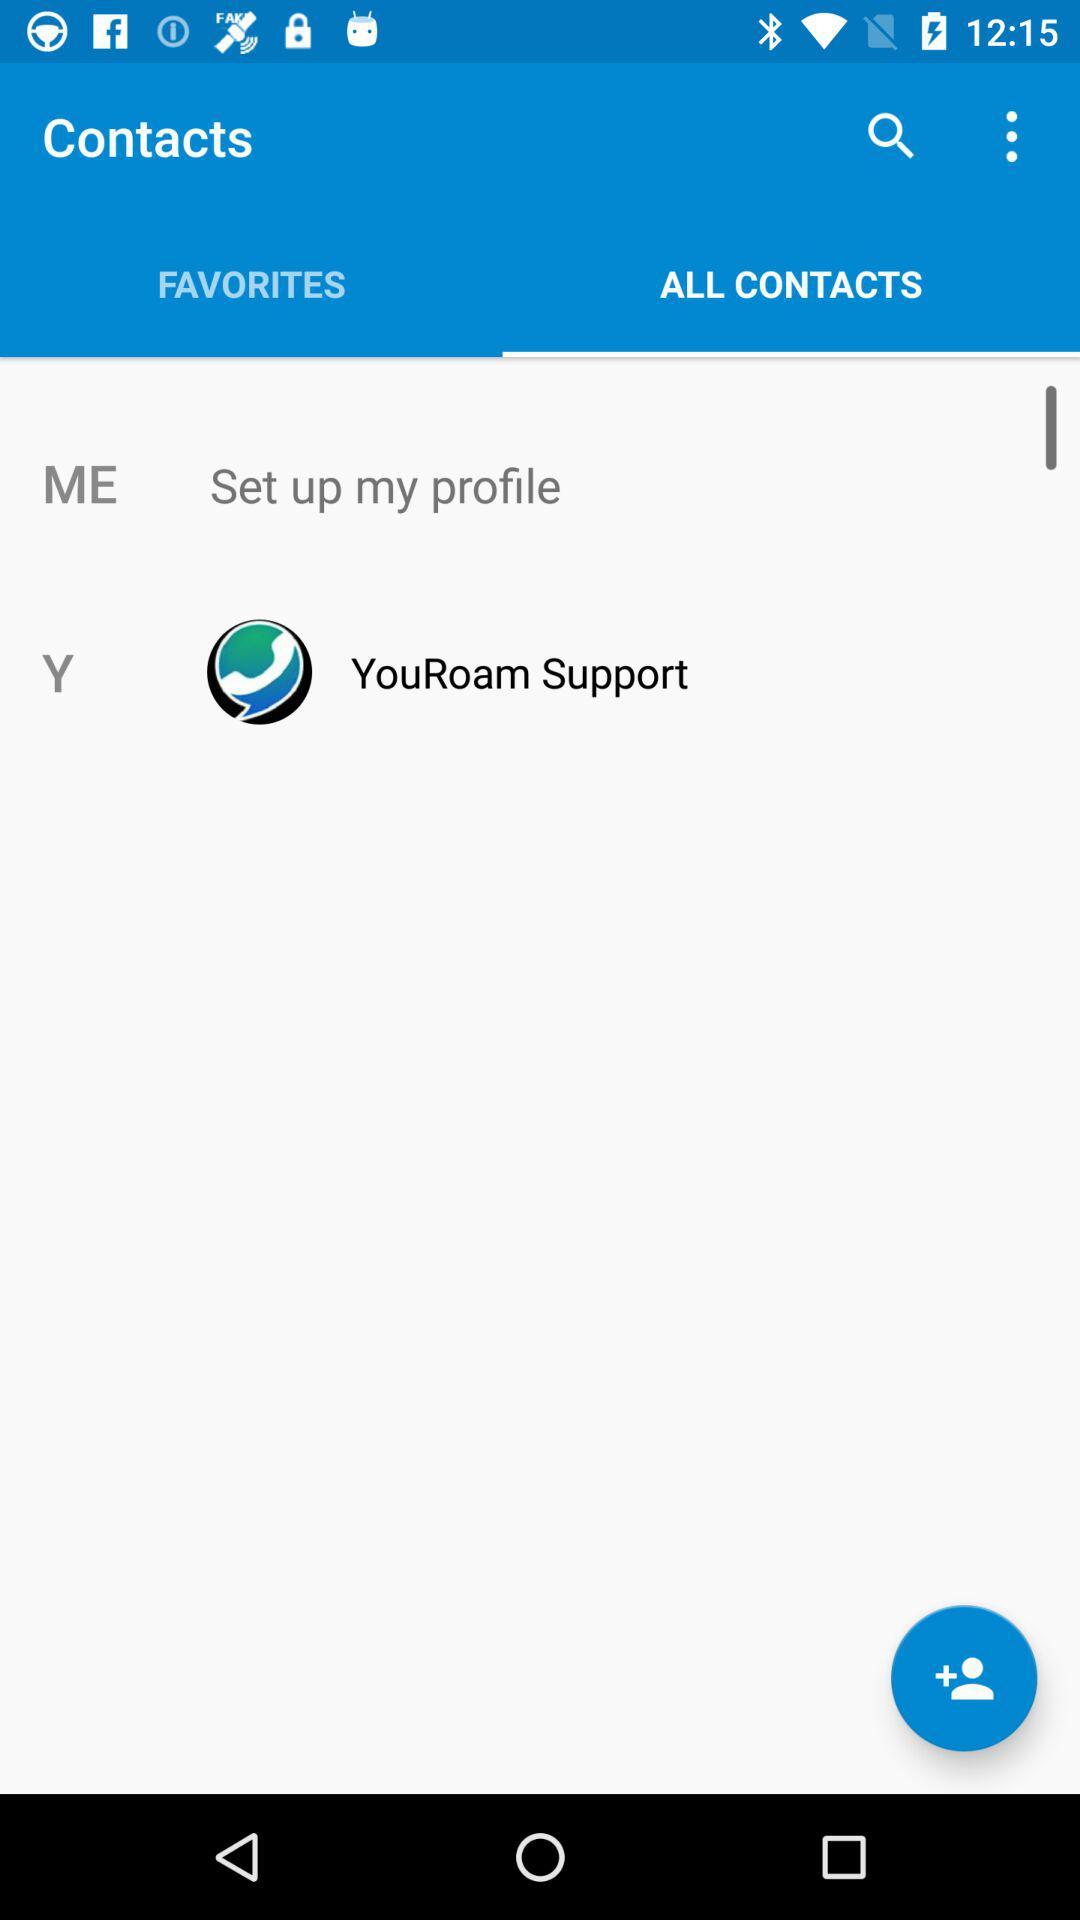 Image resolution: width=1080 pixels, height=1920 pixels. I want to click on the icon to the right of the me, so click(582, 485).